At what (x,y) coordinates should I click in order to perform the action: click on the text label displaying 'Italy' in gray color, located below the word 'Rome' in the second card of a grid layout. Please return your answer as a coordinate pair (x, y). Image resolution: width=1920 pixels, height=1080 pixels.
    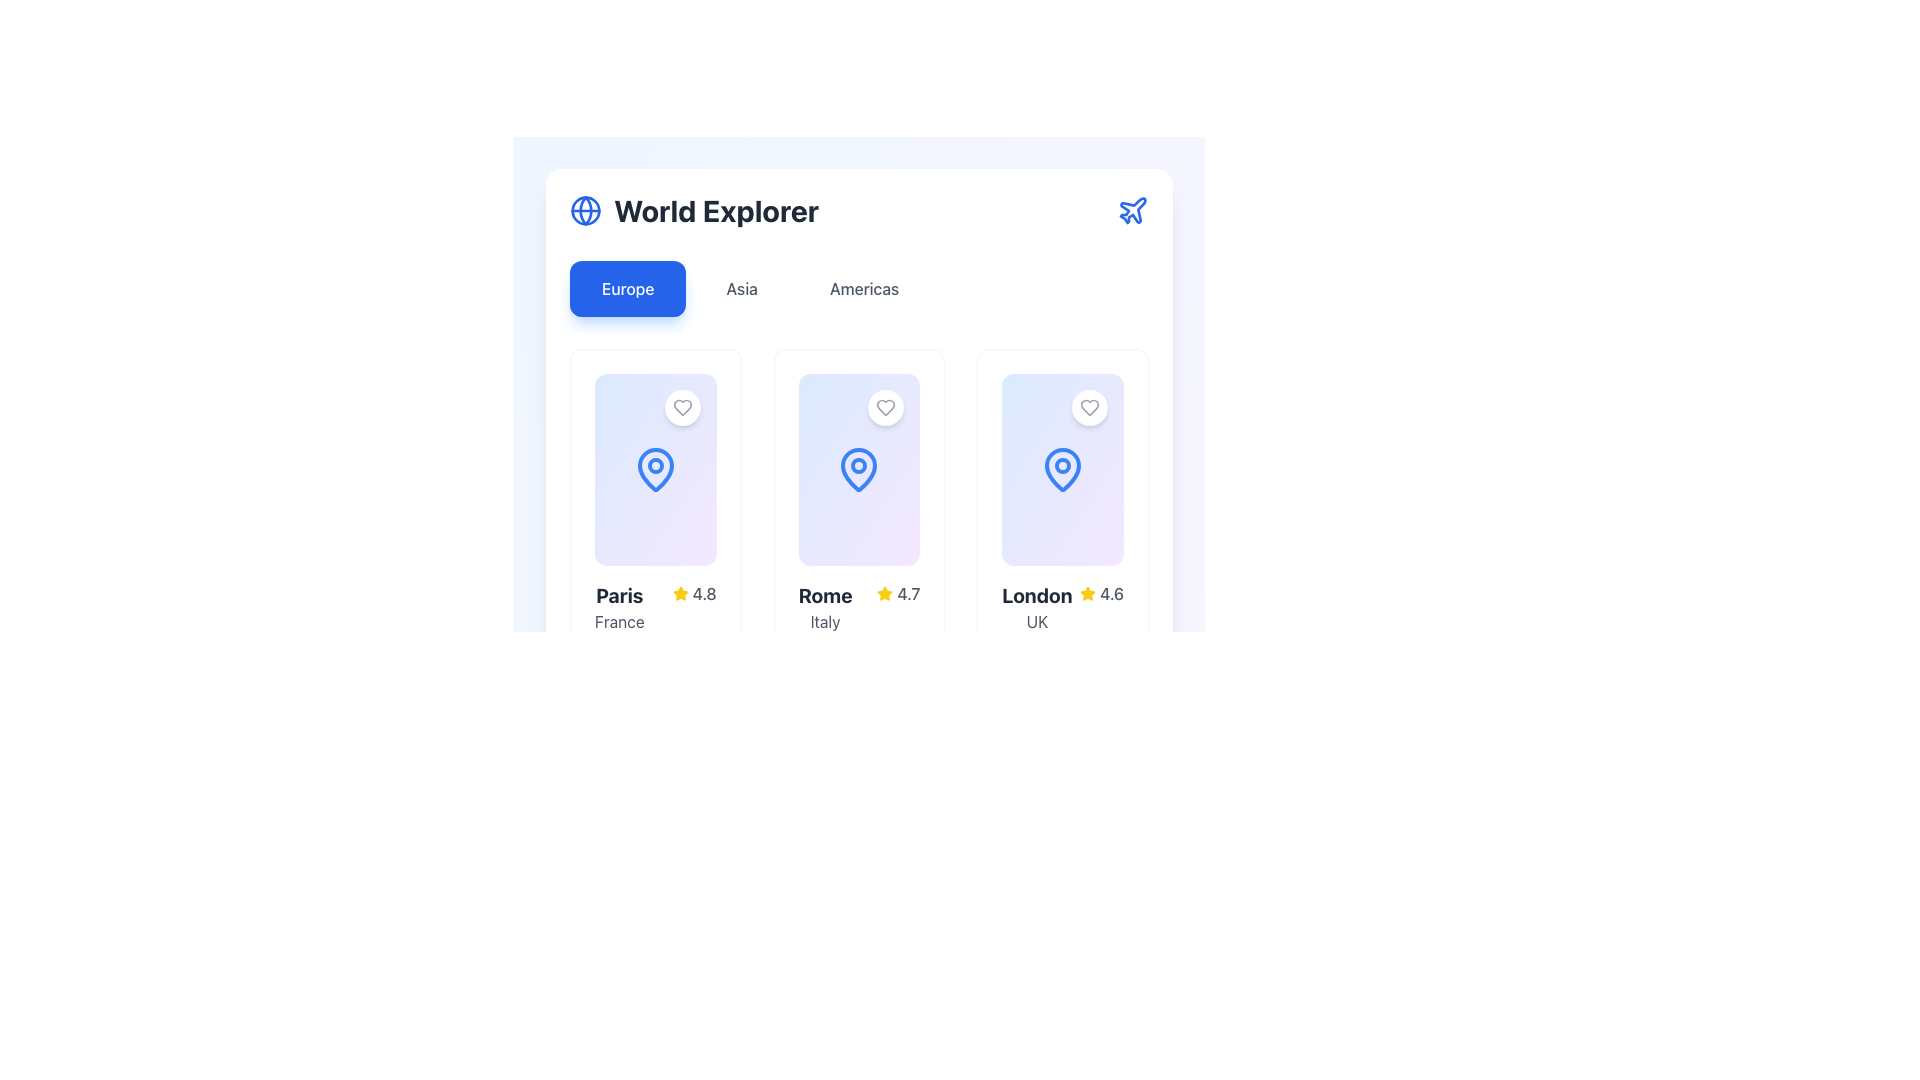
    Looking at the image, I should click on (825, 620).